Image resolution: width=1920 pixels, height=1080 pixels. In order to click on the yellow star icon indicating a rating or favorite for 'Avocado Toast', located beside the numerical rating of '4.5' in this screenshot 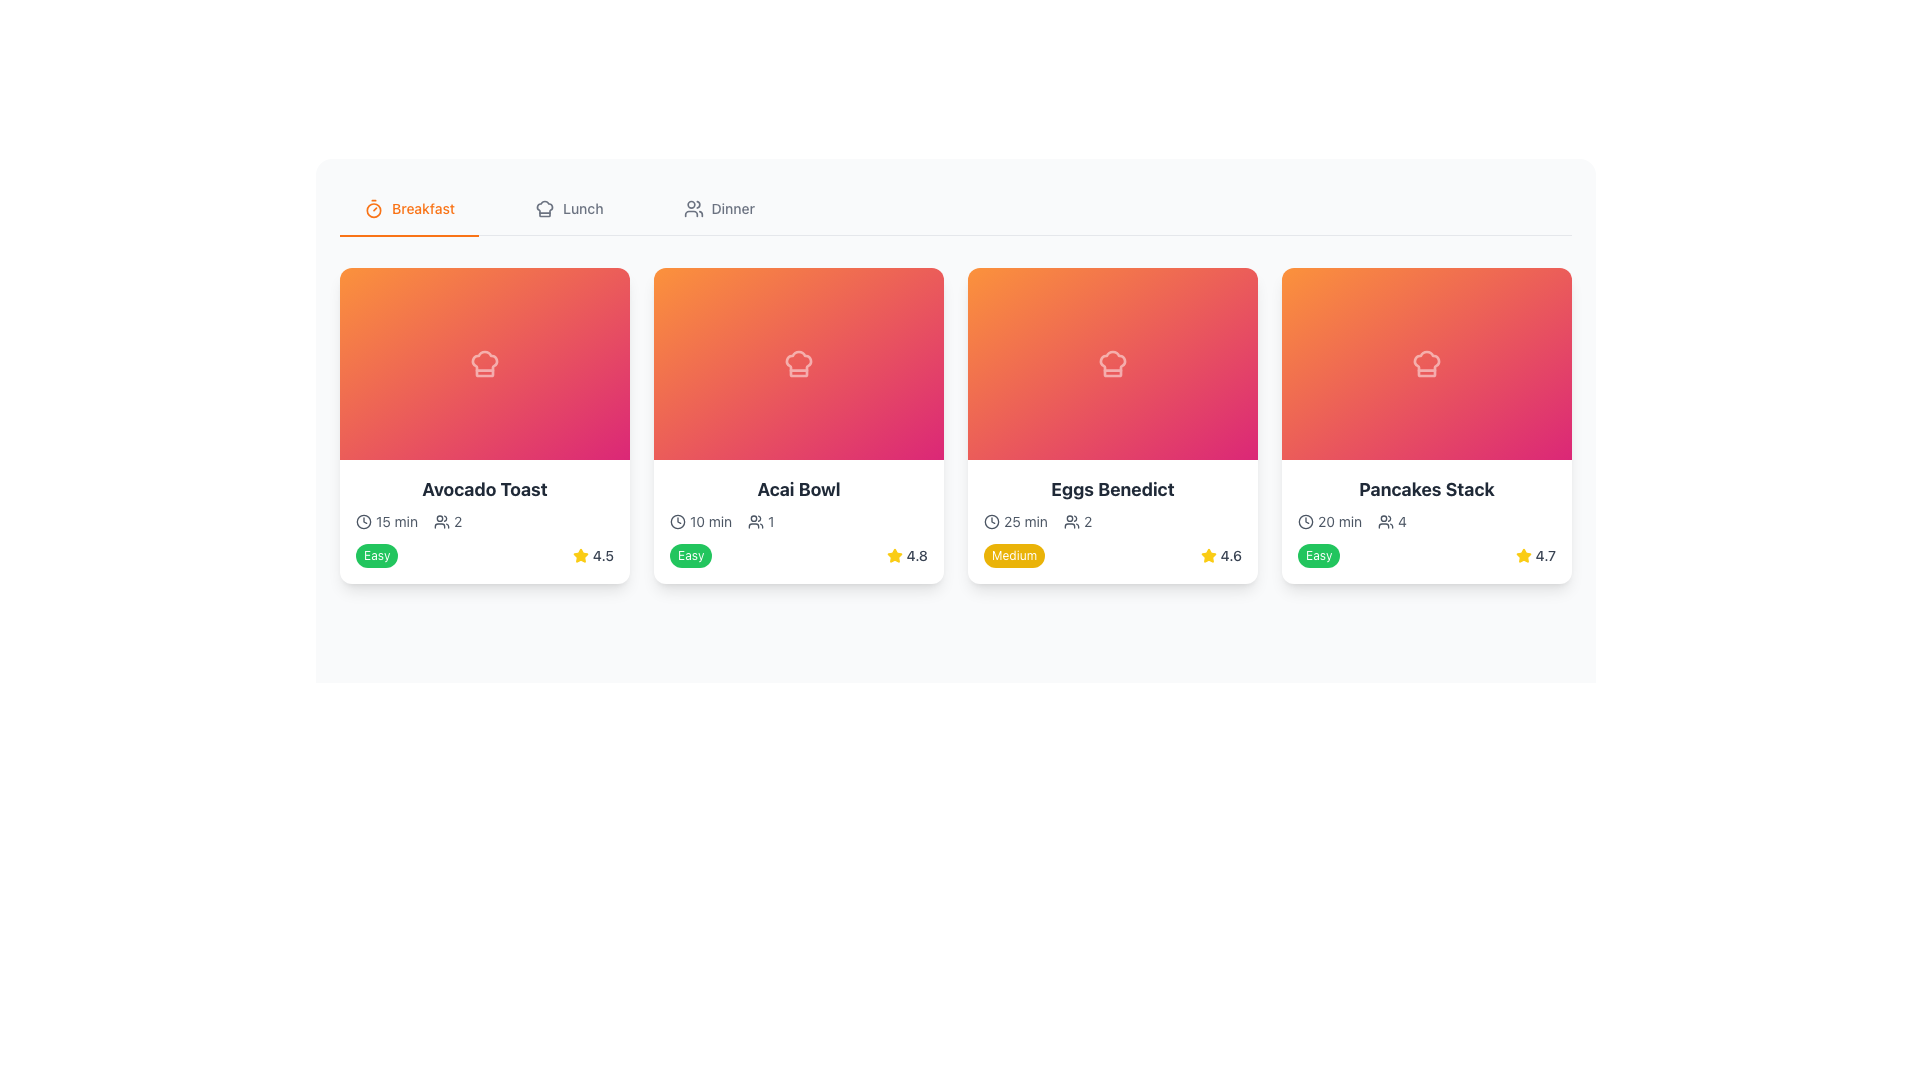, I will do `click(579, 555)`.